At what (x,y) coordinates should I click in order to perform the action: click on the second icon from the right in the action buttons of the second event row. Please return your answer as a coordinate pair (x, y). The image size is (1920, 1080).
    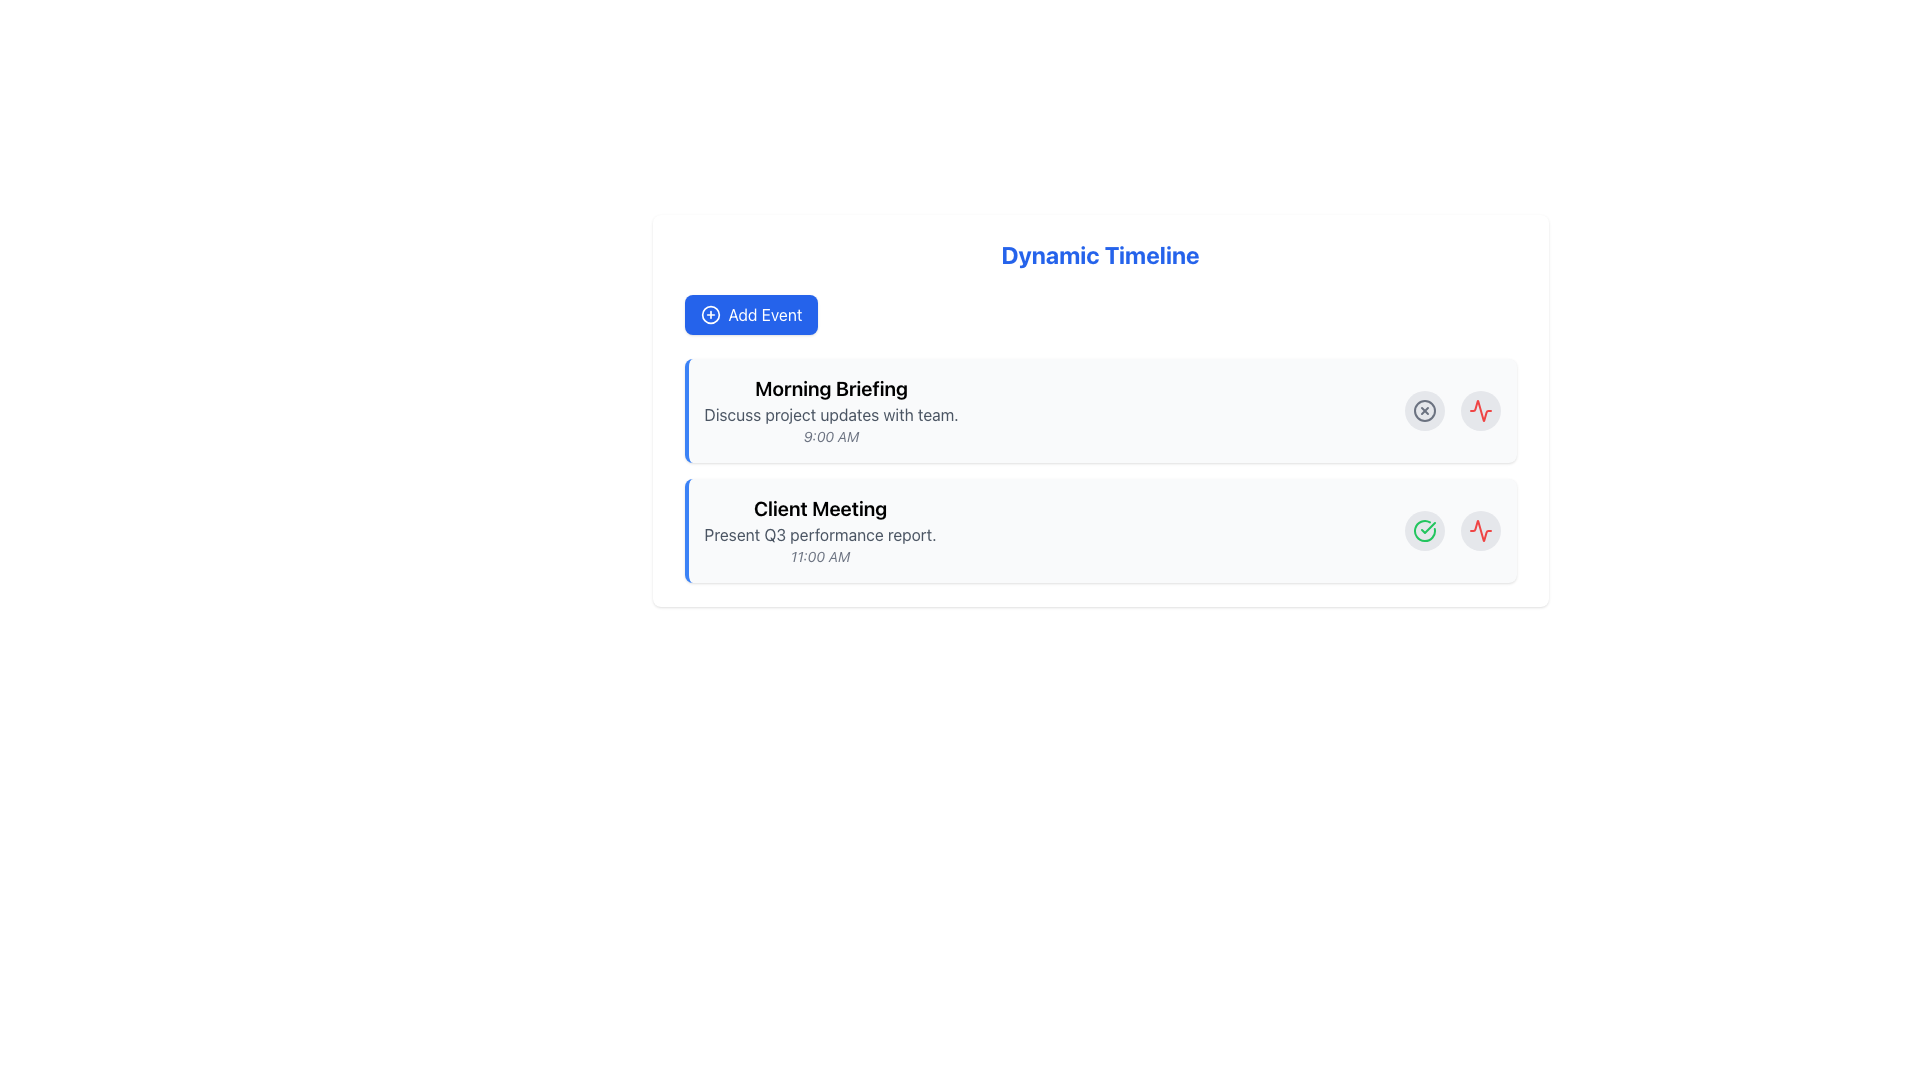
    Looking at the image, I should click on (1480, 410).